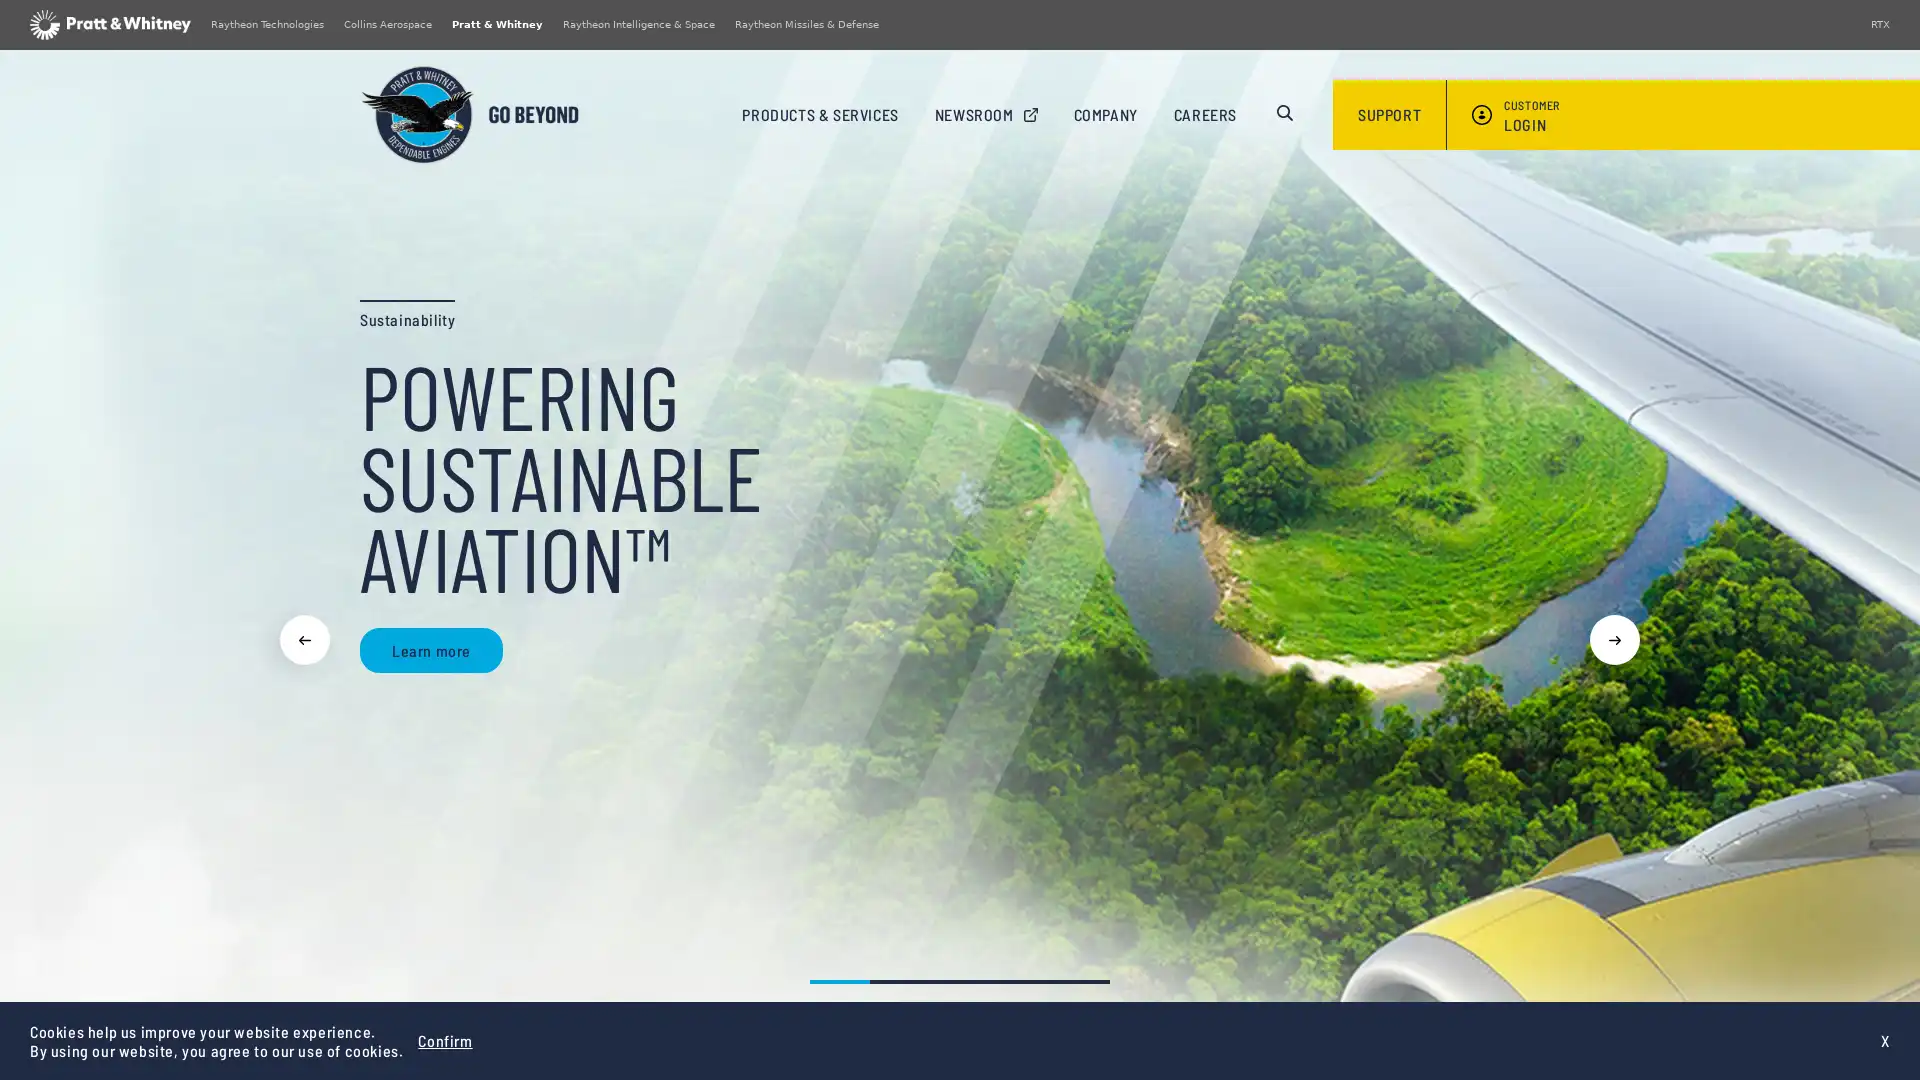 The width and height of the screenshot is (1920, 1080). I want to click on Previous slide, so click(304, 640).